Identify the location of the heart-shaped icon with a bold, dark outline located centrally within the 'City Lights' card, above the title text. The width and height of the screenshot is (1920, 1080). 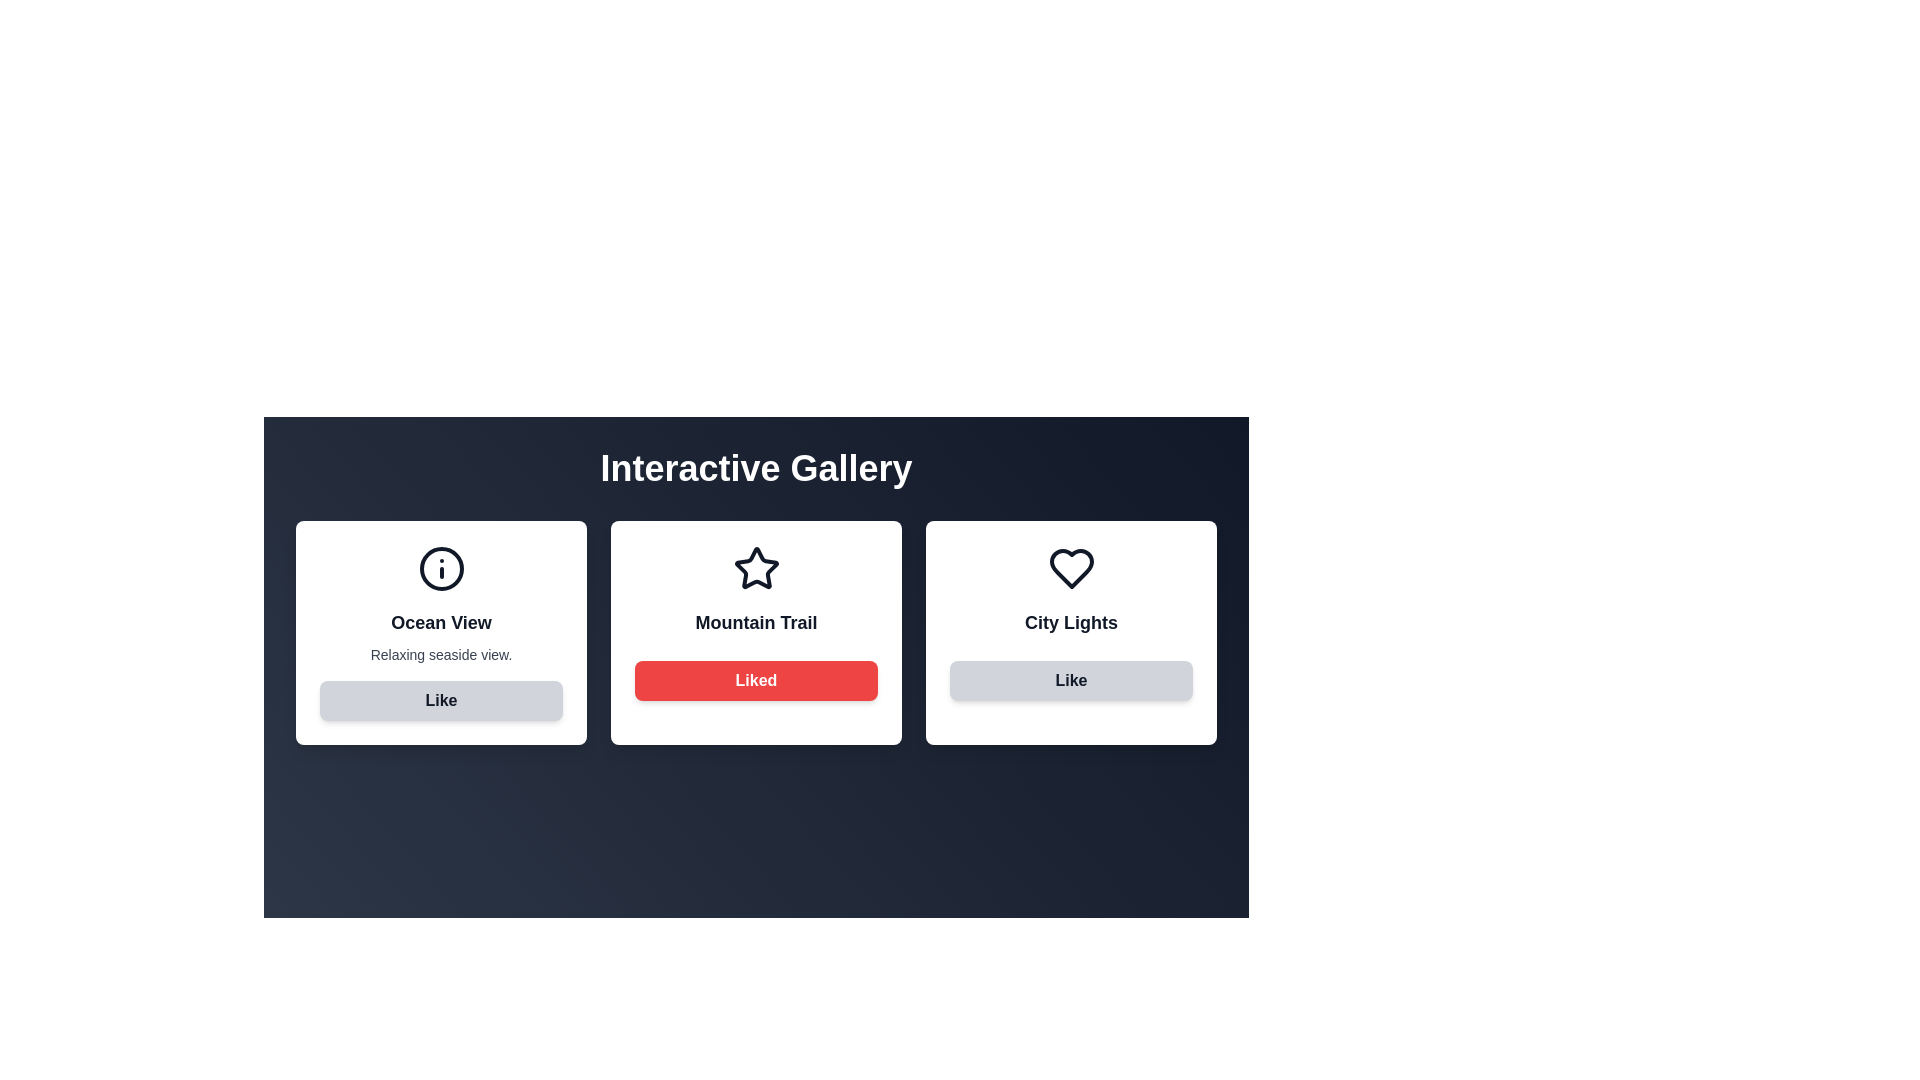
(1070, 569).